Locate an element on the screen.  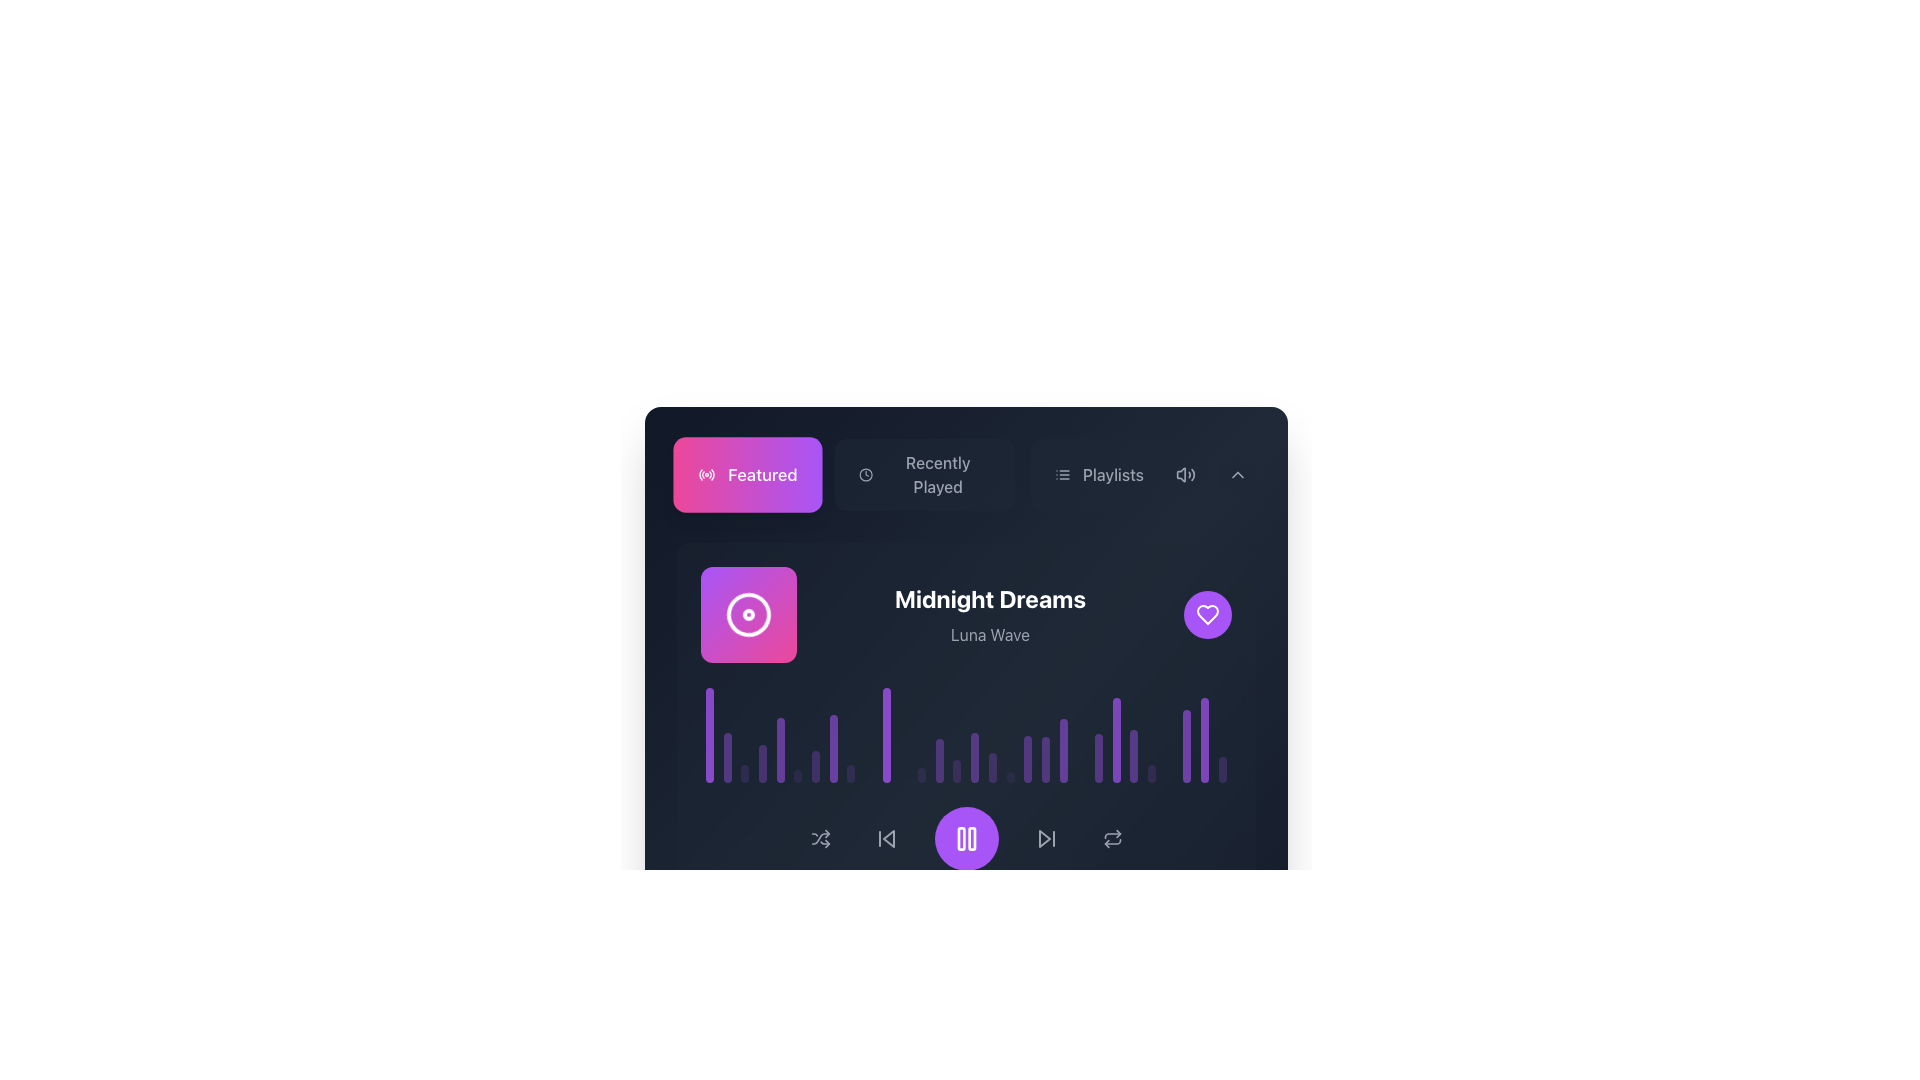
the third Graphical Equalizer Bar in the visual equalizer display is located at coordinates (744, 773).